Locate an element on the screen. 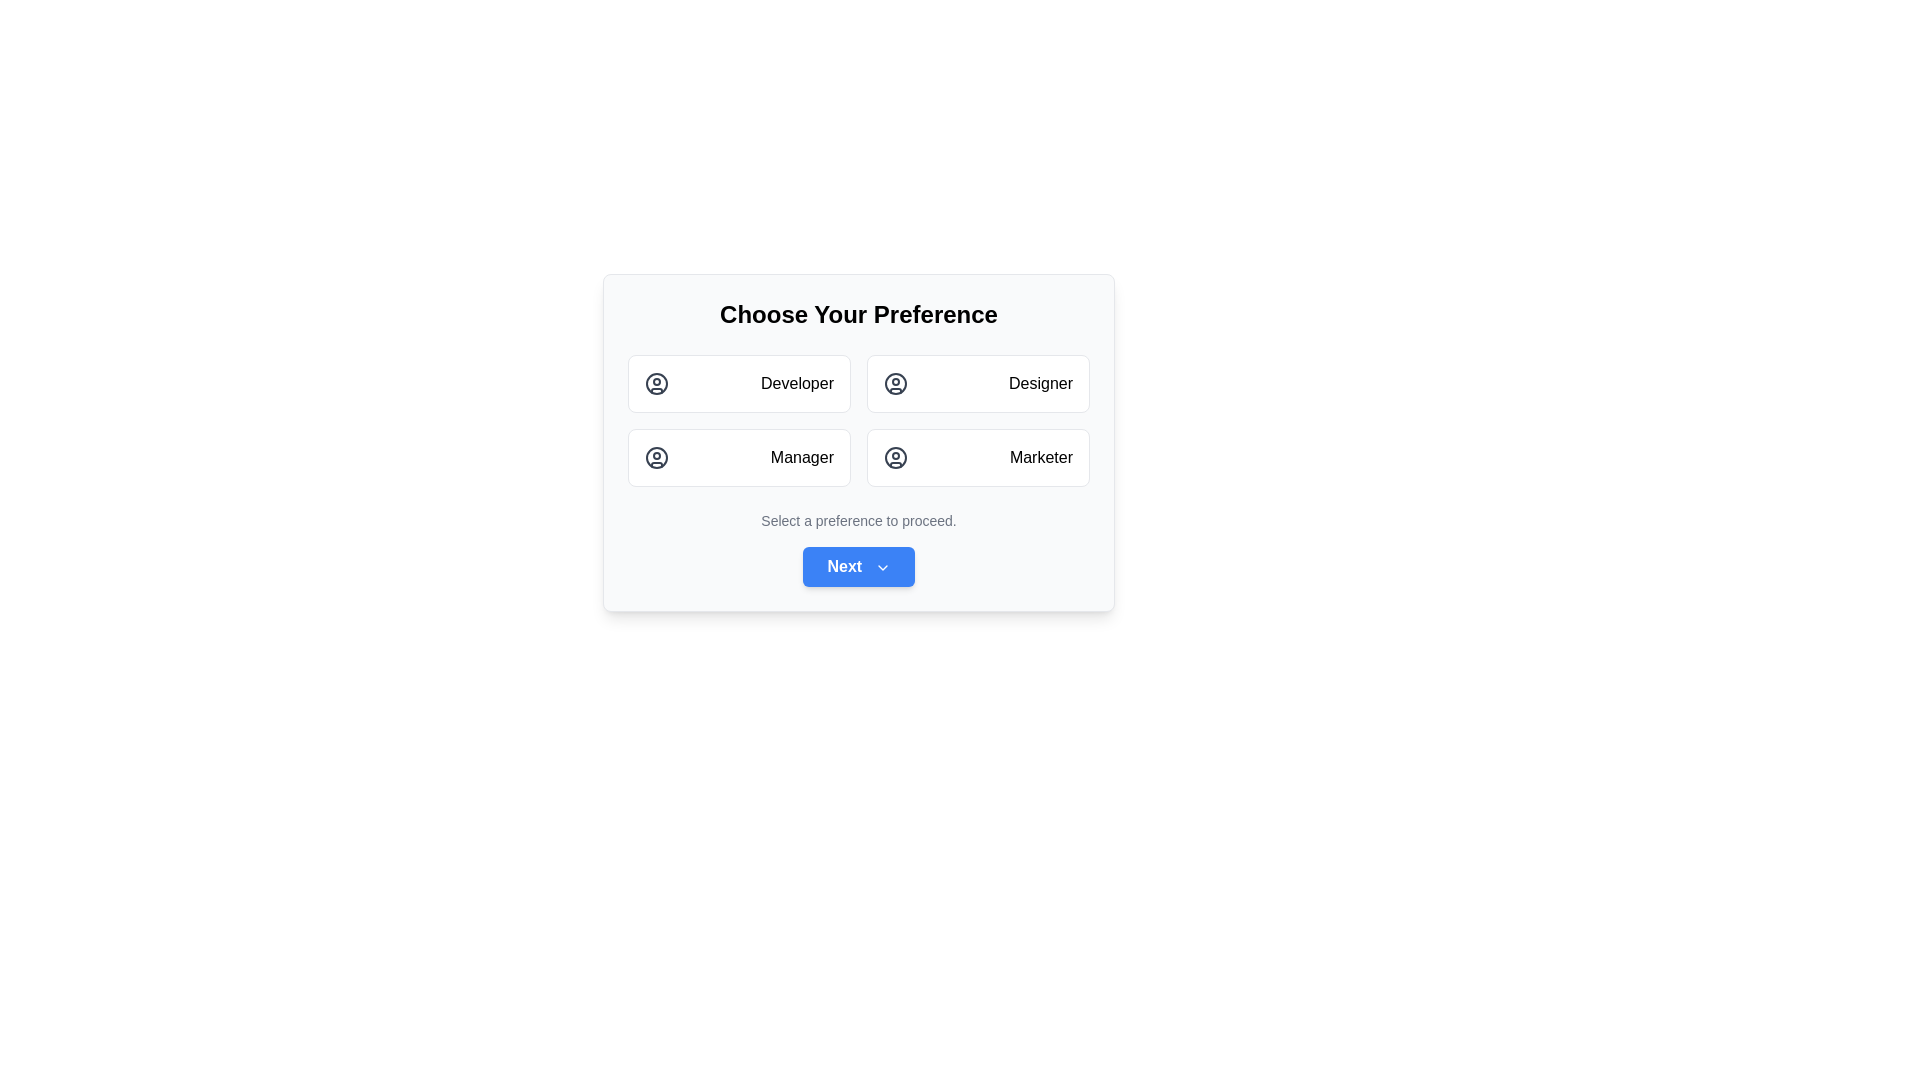  the 'Developer' button located in the top-left of a four-button grid layout is located at coordinates (738, 384).